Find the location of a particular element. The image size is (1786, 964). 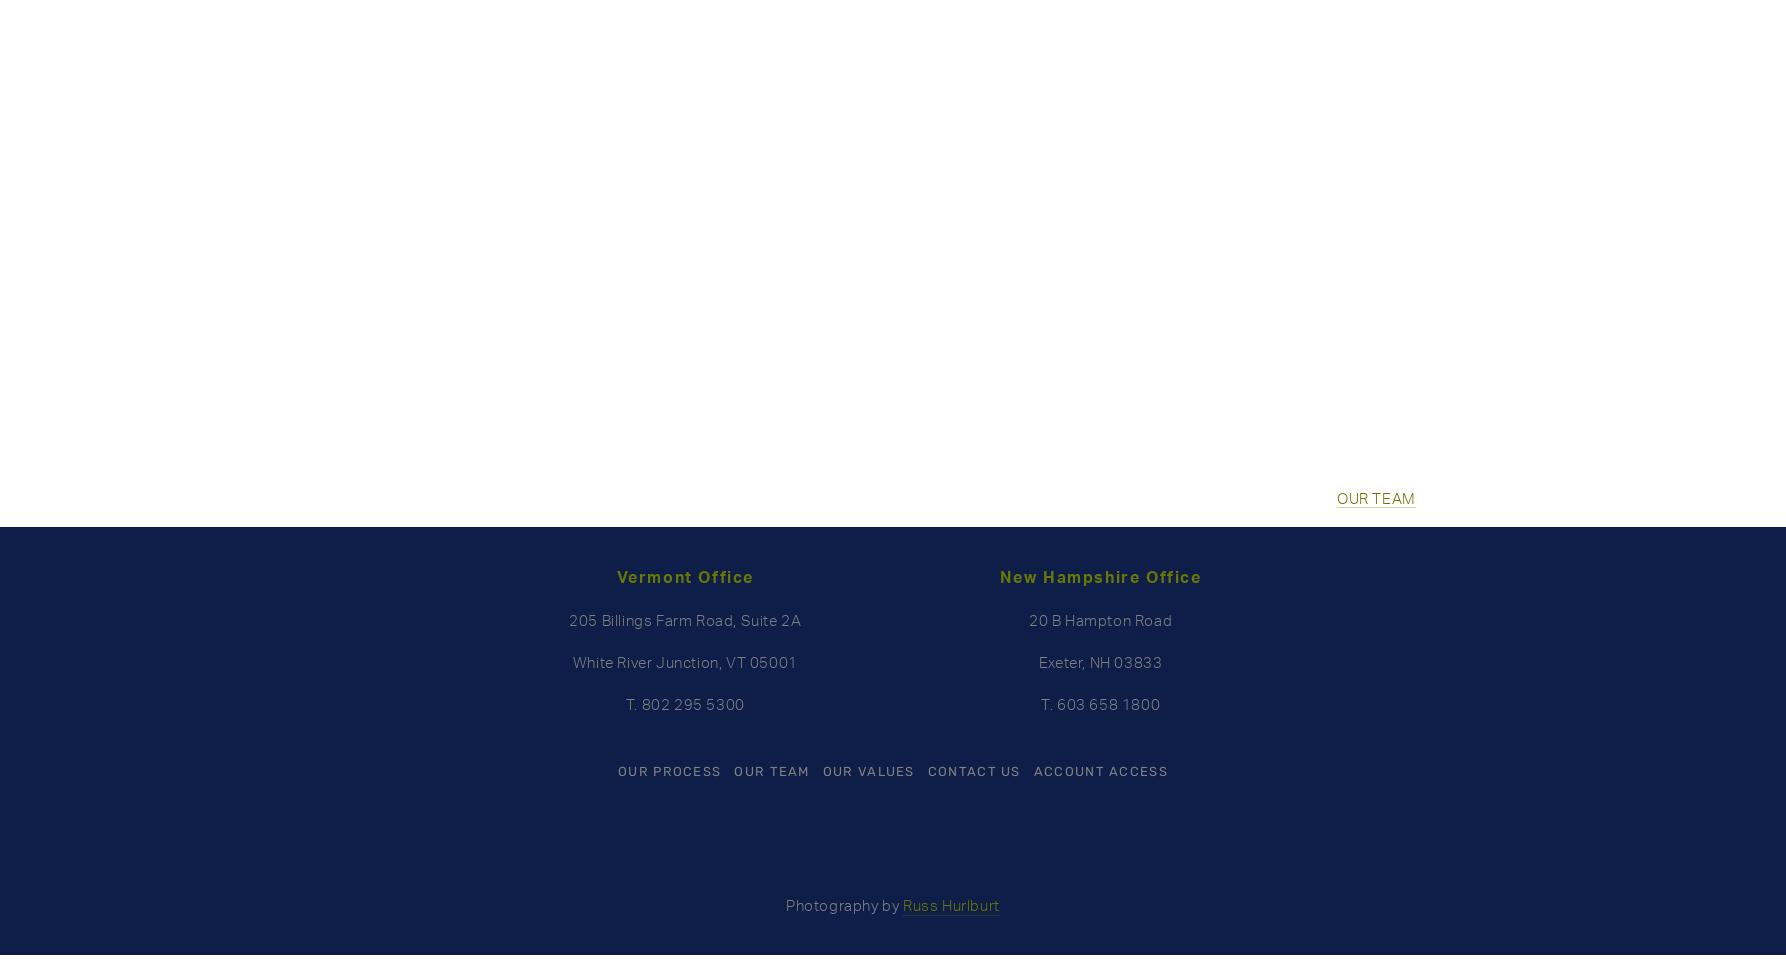

'White River Junction, VT 05001' is located at coordinates (571, 661).